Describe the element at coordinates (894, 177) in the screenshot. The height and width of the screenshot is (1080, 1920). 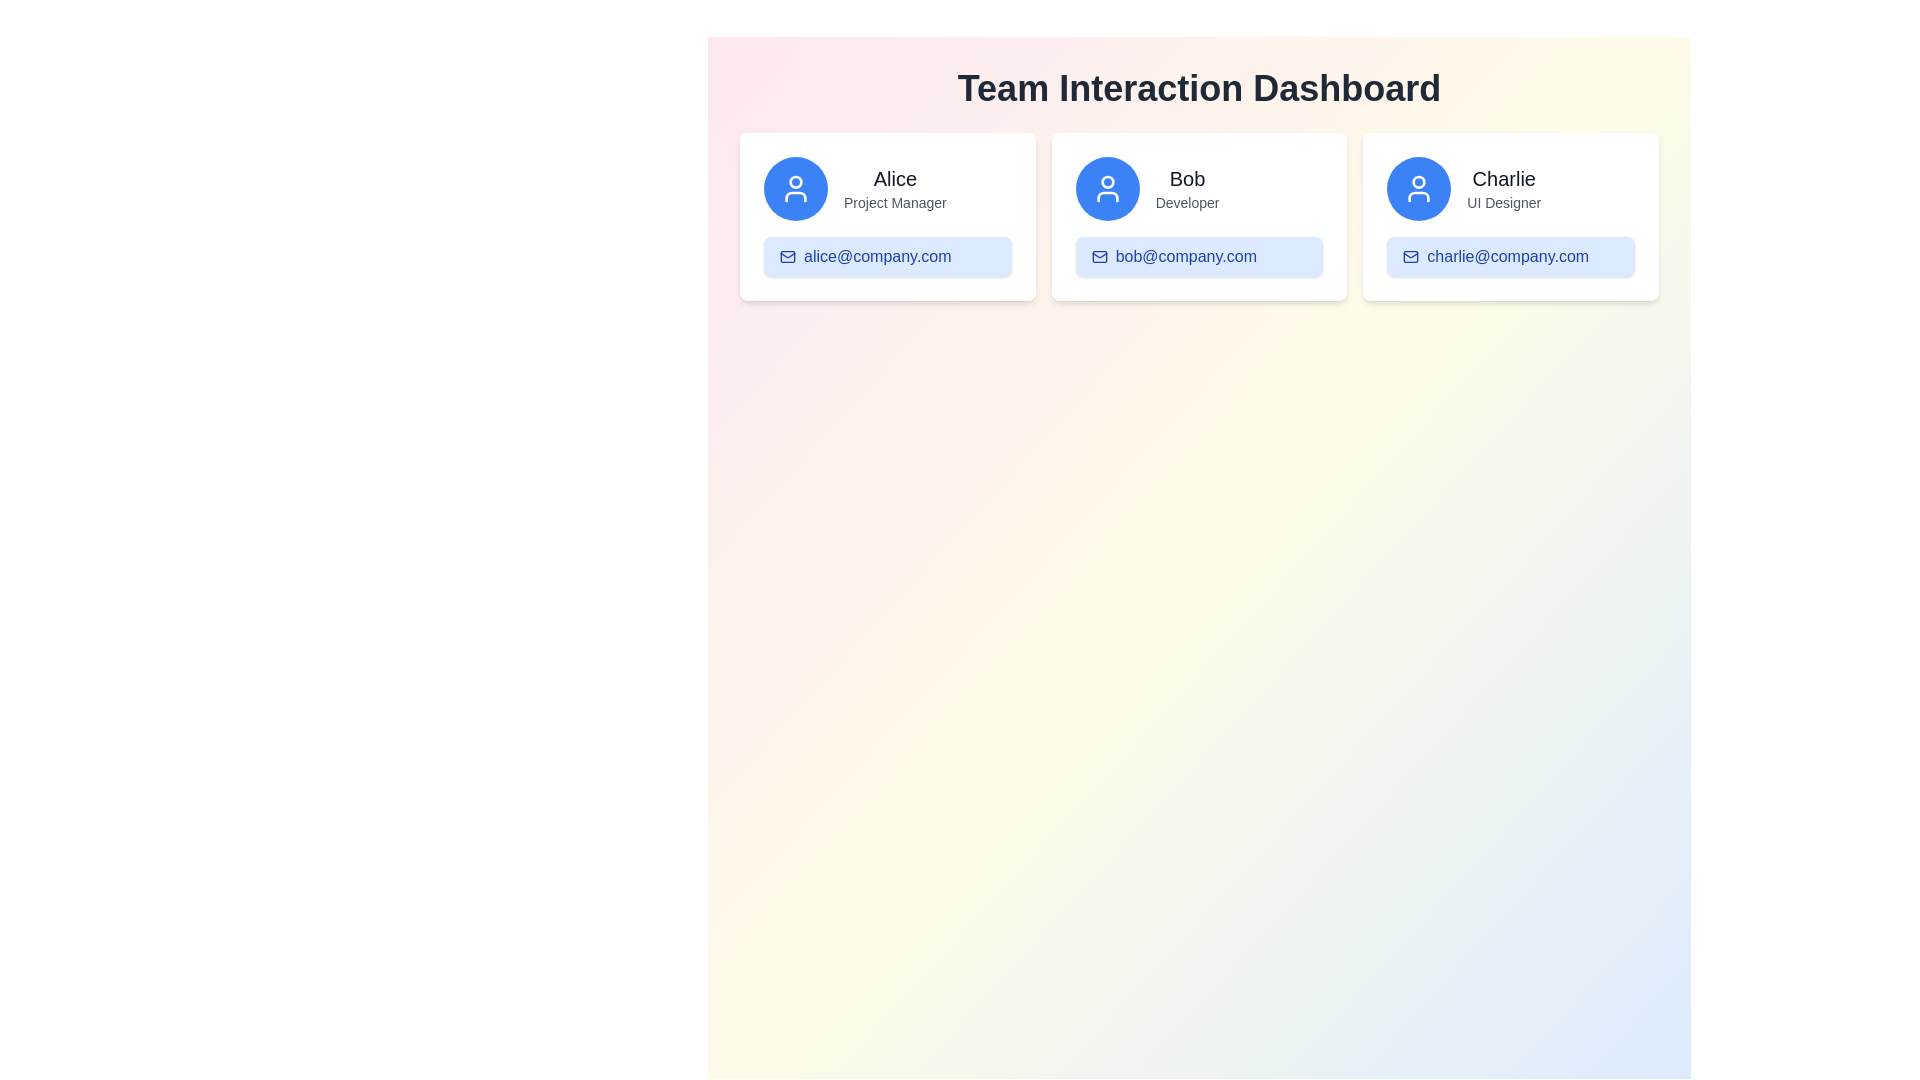
I see `displayed name 'Alice' from the Text label located at the top of the first team member card, which is the leftmost card among three horizontally aligned cards` at that location.